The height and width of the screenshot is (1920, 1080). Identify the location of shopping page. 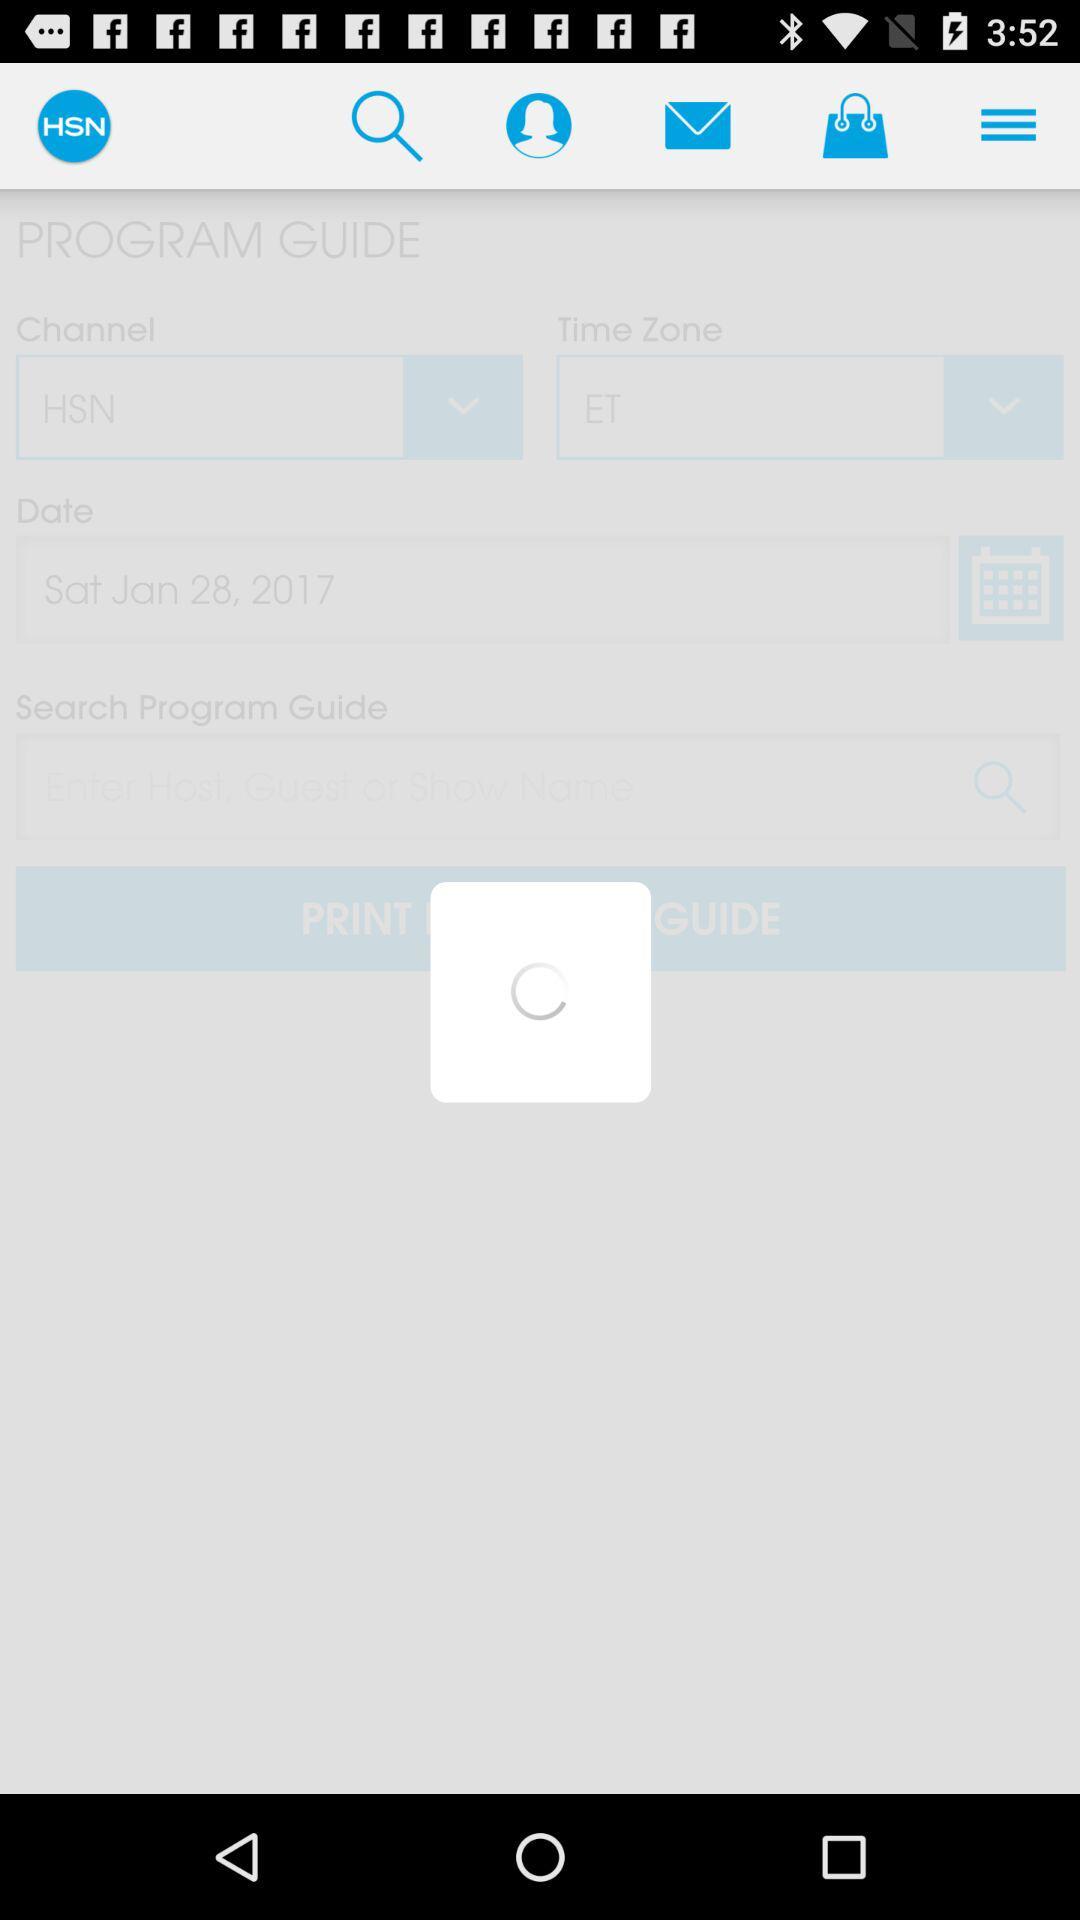
(855, 124).